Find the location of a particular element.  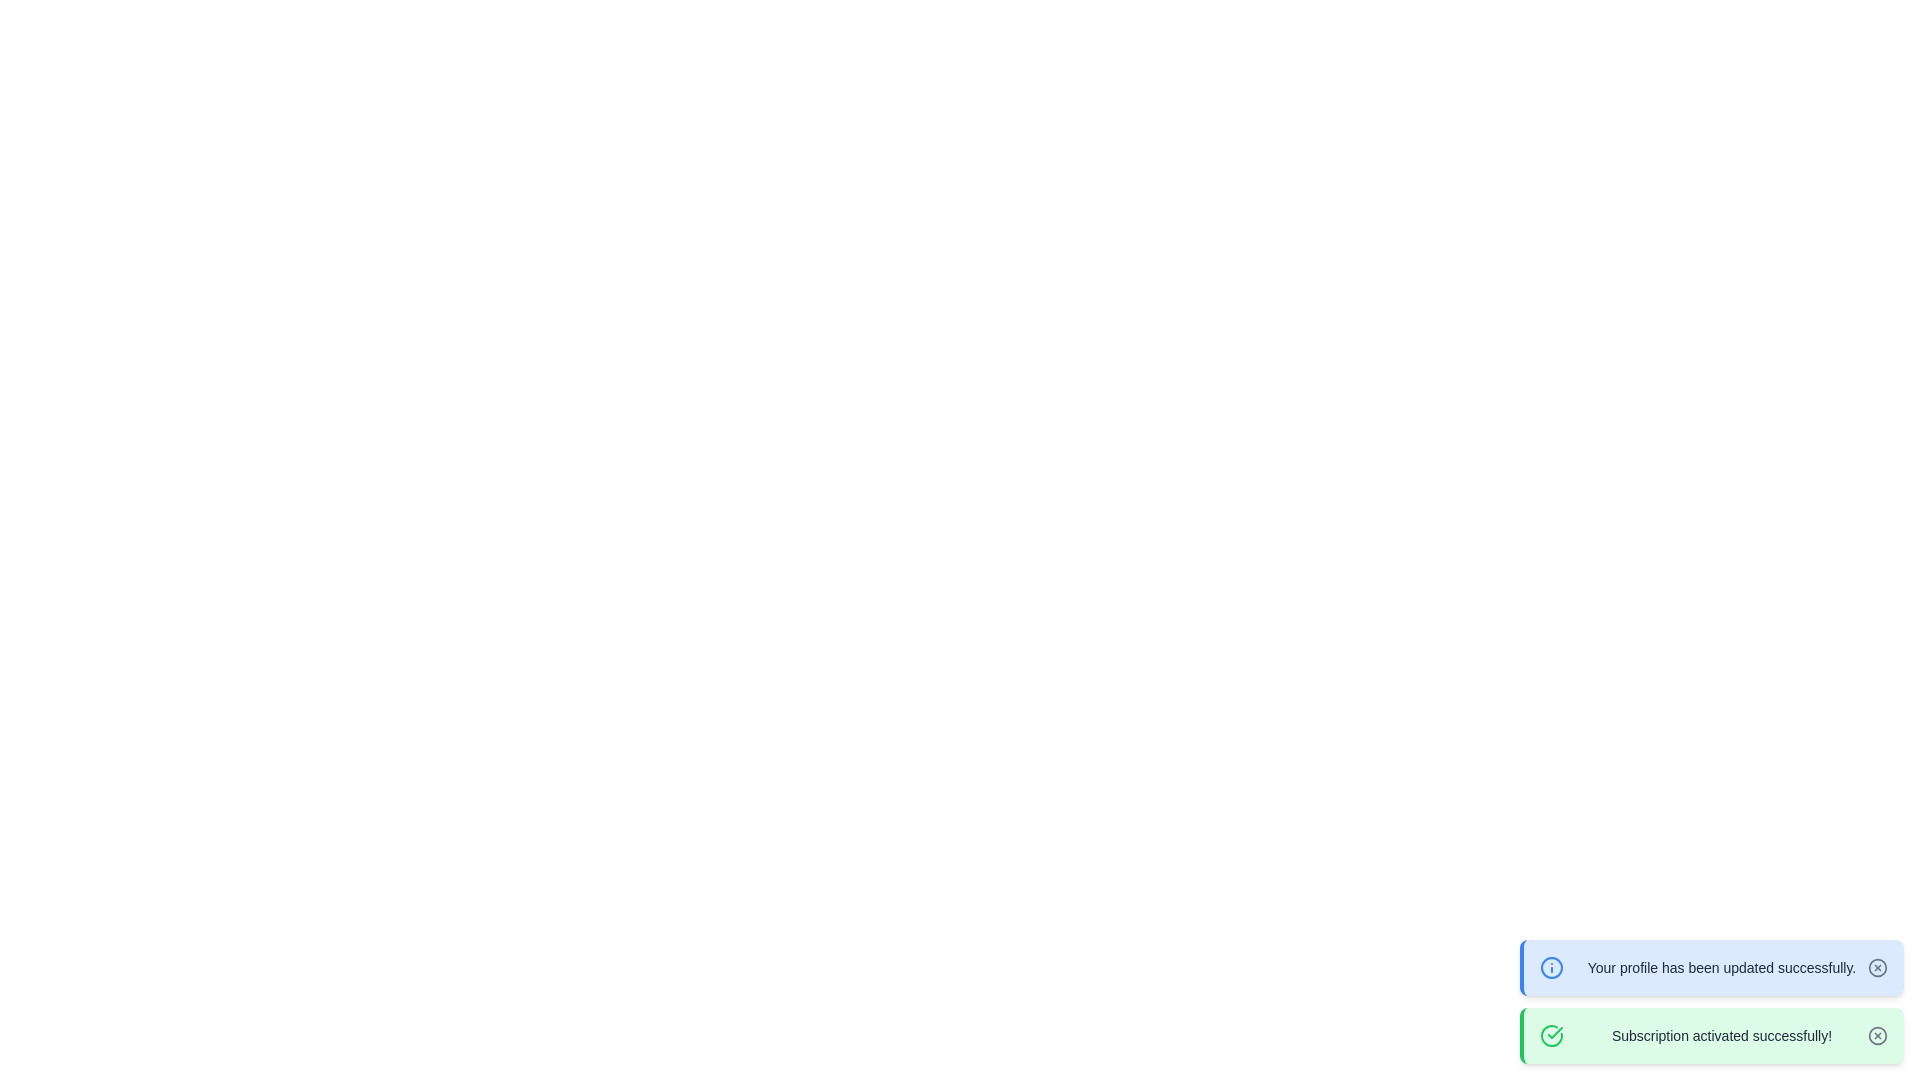

the Notification card that has a green left border and displays 'Subscription activated successfully!' in the center is located at coordinates (1711, 1035).